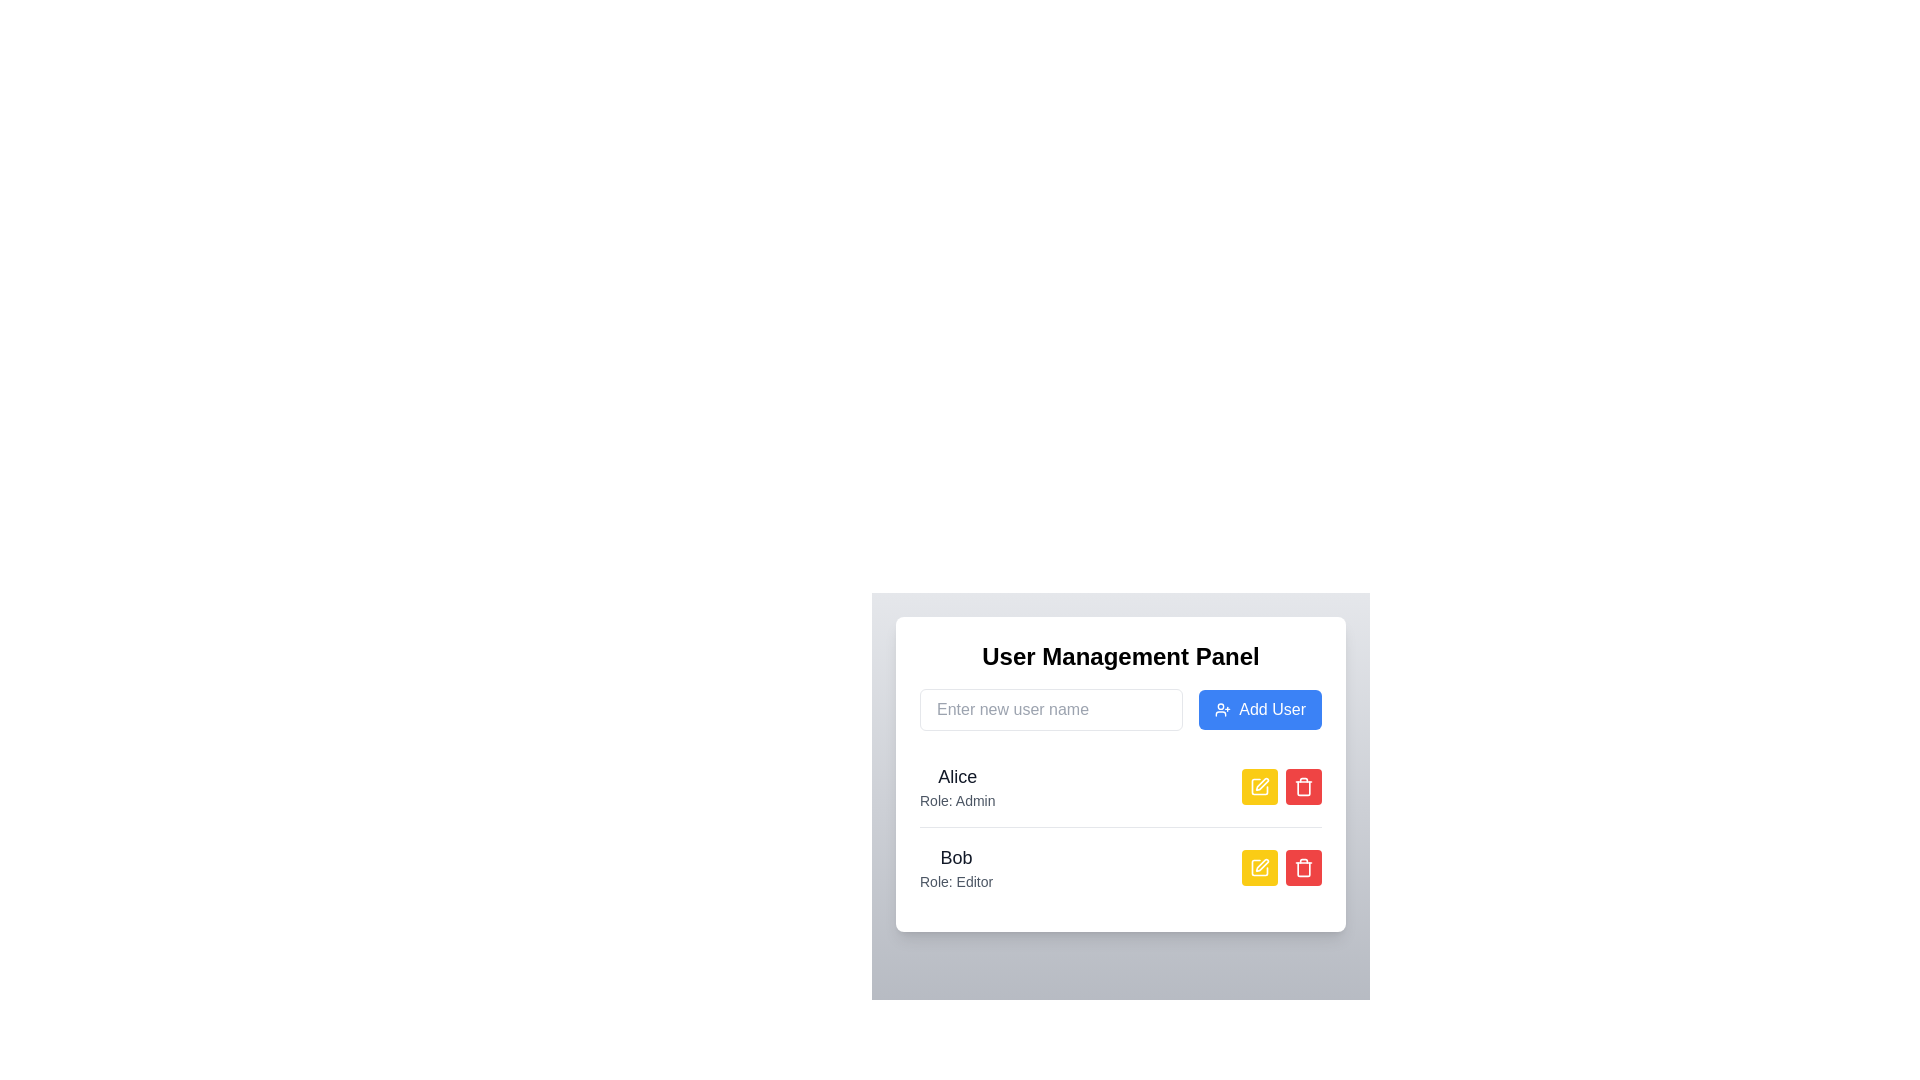  What do you see at coordinates (1258, 785) in the screenshot?
I see `the yellow square icon button with a pen graphic located to the right of the 'Alice' user entry in the 'User Management Panel' section` at bounding box center [1258, 785].